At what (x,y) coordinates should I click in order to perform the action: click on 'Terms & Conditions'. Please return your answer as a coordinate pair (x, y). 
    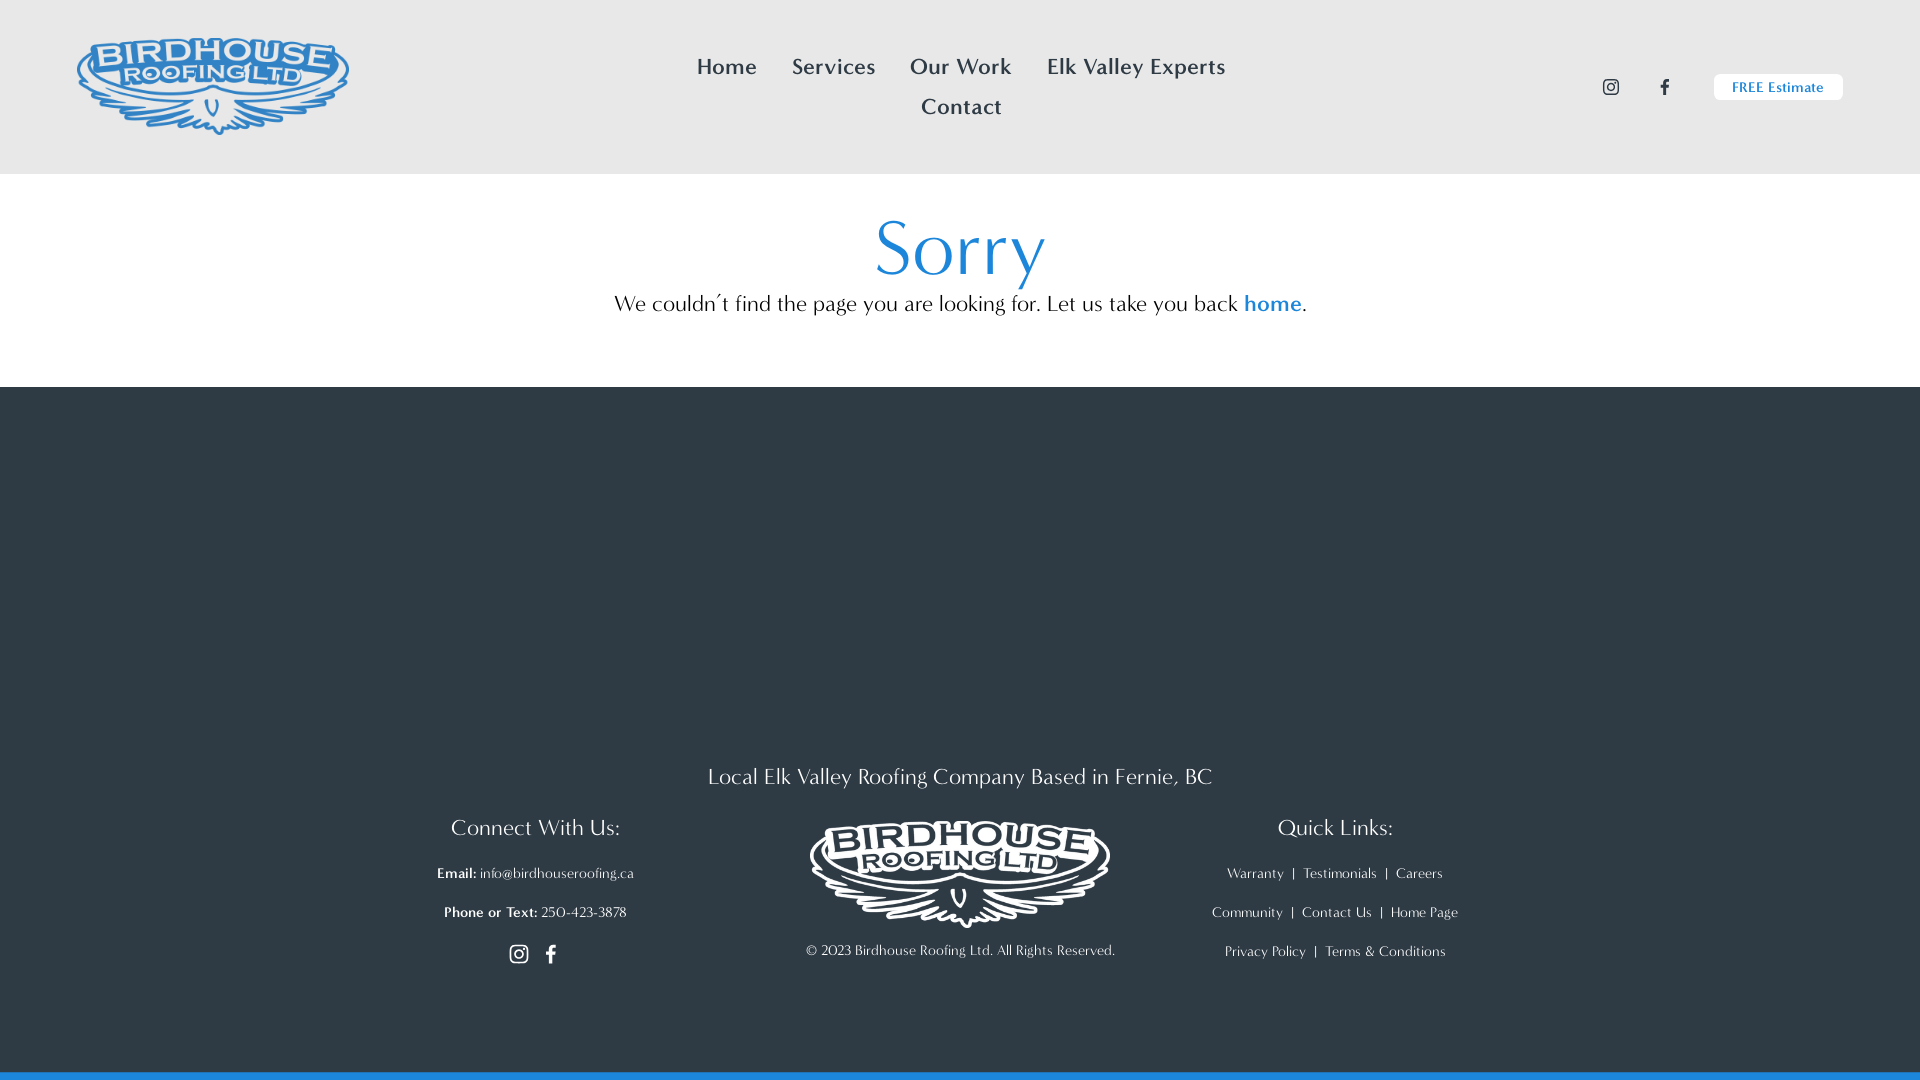
    Looking at the image, I should click on (1383, 950).